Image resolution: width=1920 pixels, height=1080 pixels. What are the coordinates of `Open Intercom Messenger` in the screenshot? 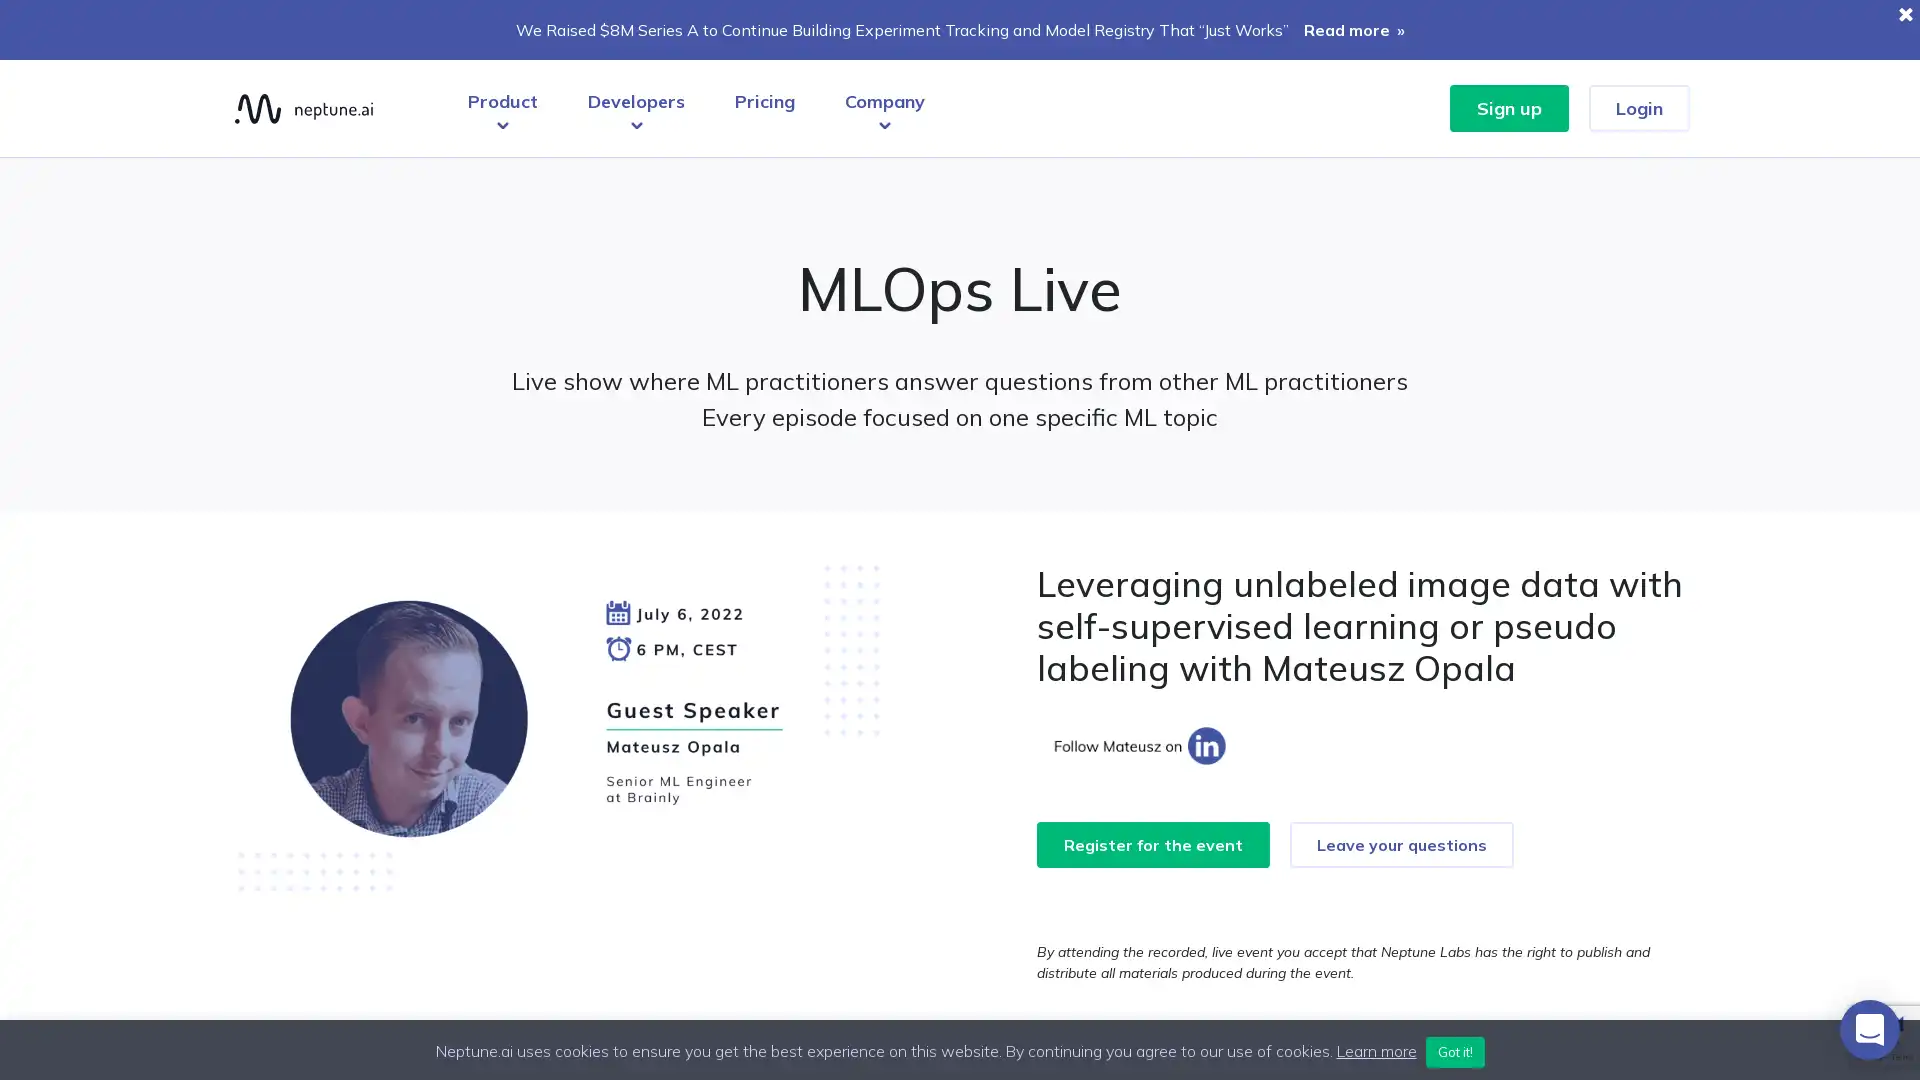 It's located at (1869, 1029).